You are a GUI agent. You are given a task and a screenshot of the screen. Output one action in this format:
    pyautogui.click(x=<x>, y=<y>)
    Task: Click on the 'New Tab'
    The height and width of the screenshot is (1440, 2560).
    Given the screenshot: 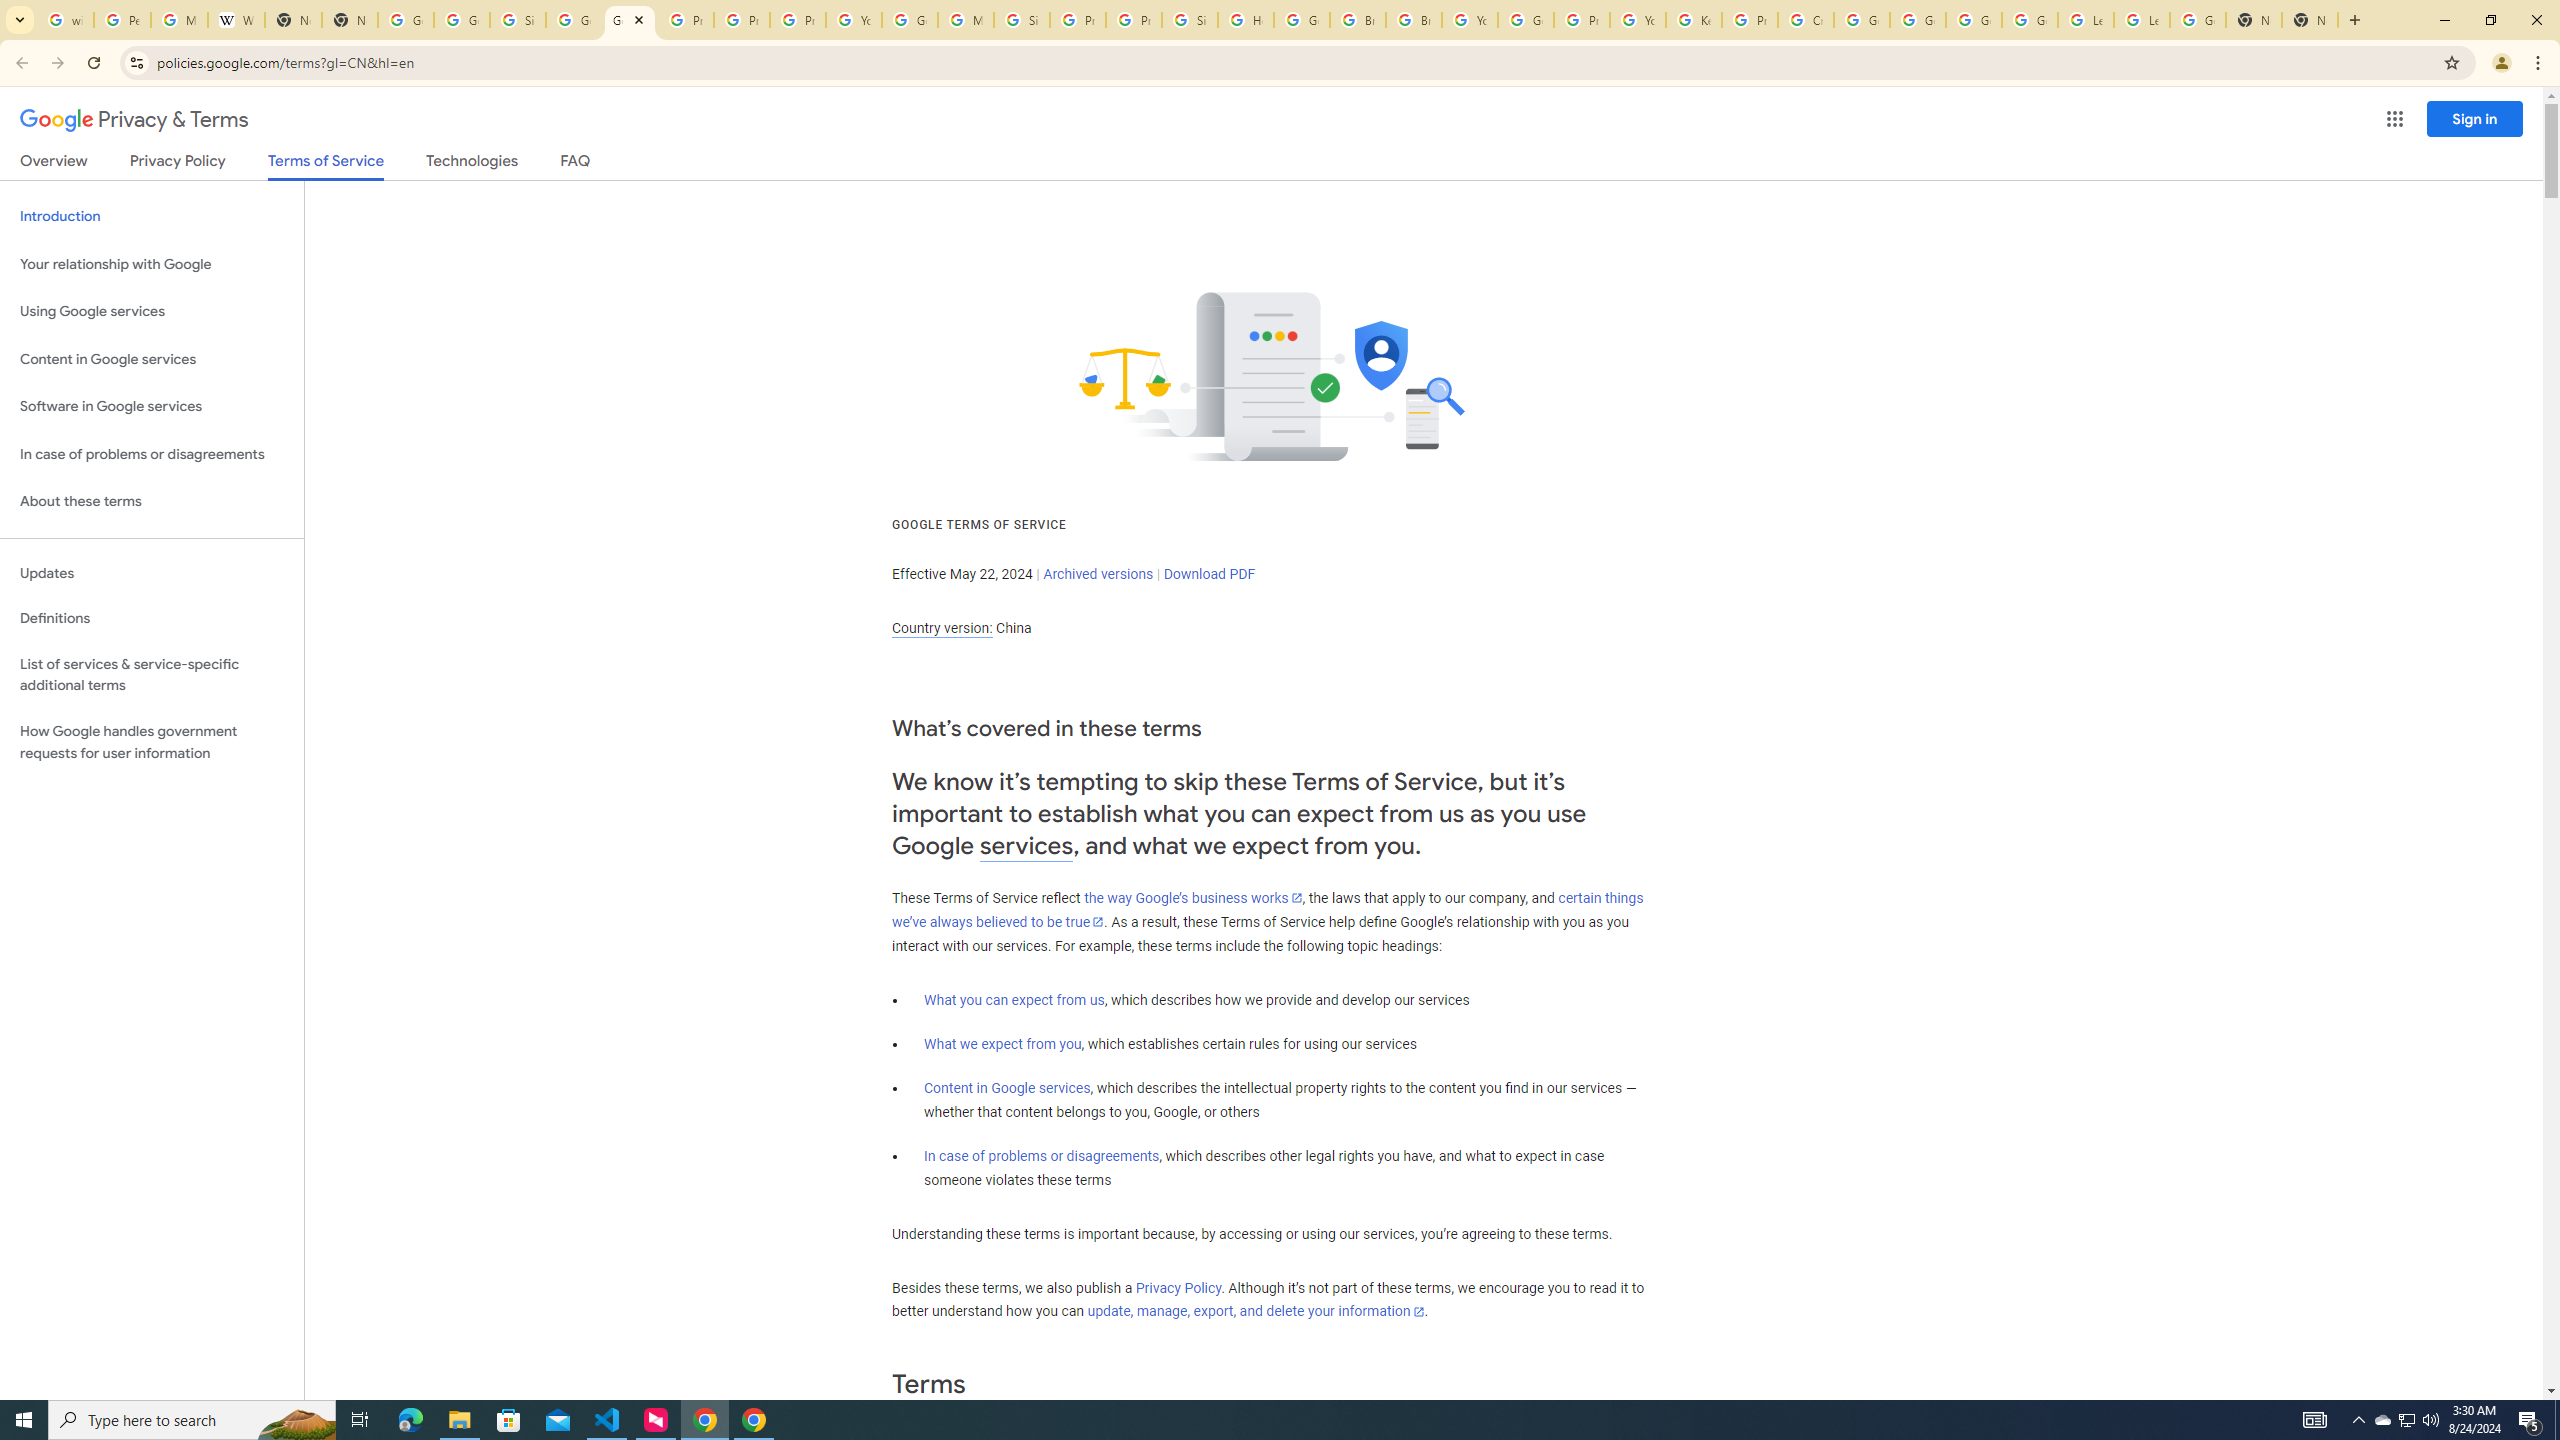 What is the action you would take?
    pyautogui.click(x=2254, y=19)
    